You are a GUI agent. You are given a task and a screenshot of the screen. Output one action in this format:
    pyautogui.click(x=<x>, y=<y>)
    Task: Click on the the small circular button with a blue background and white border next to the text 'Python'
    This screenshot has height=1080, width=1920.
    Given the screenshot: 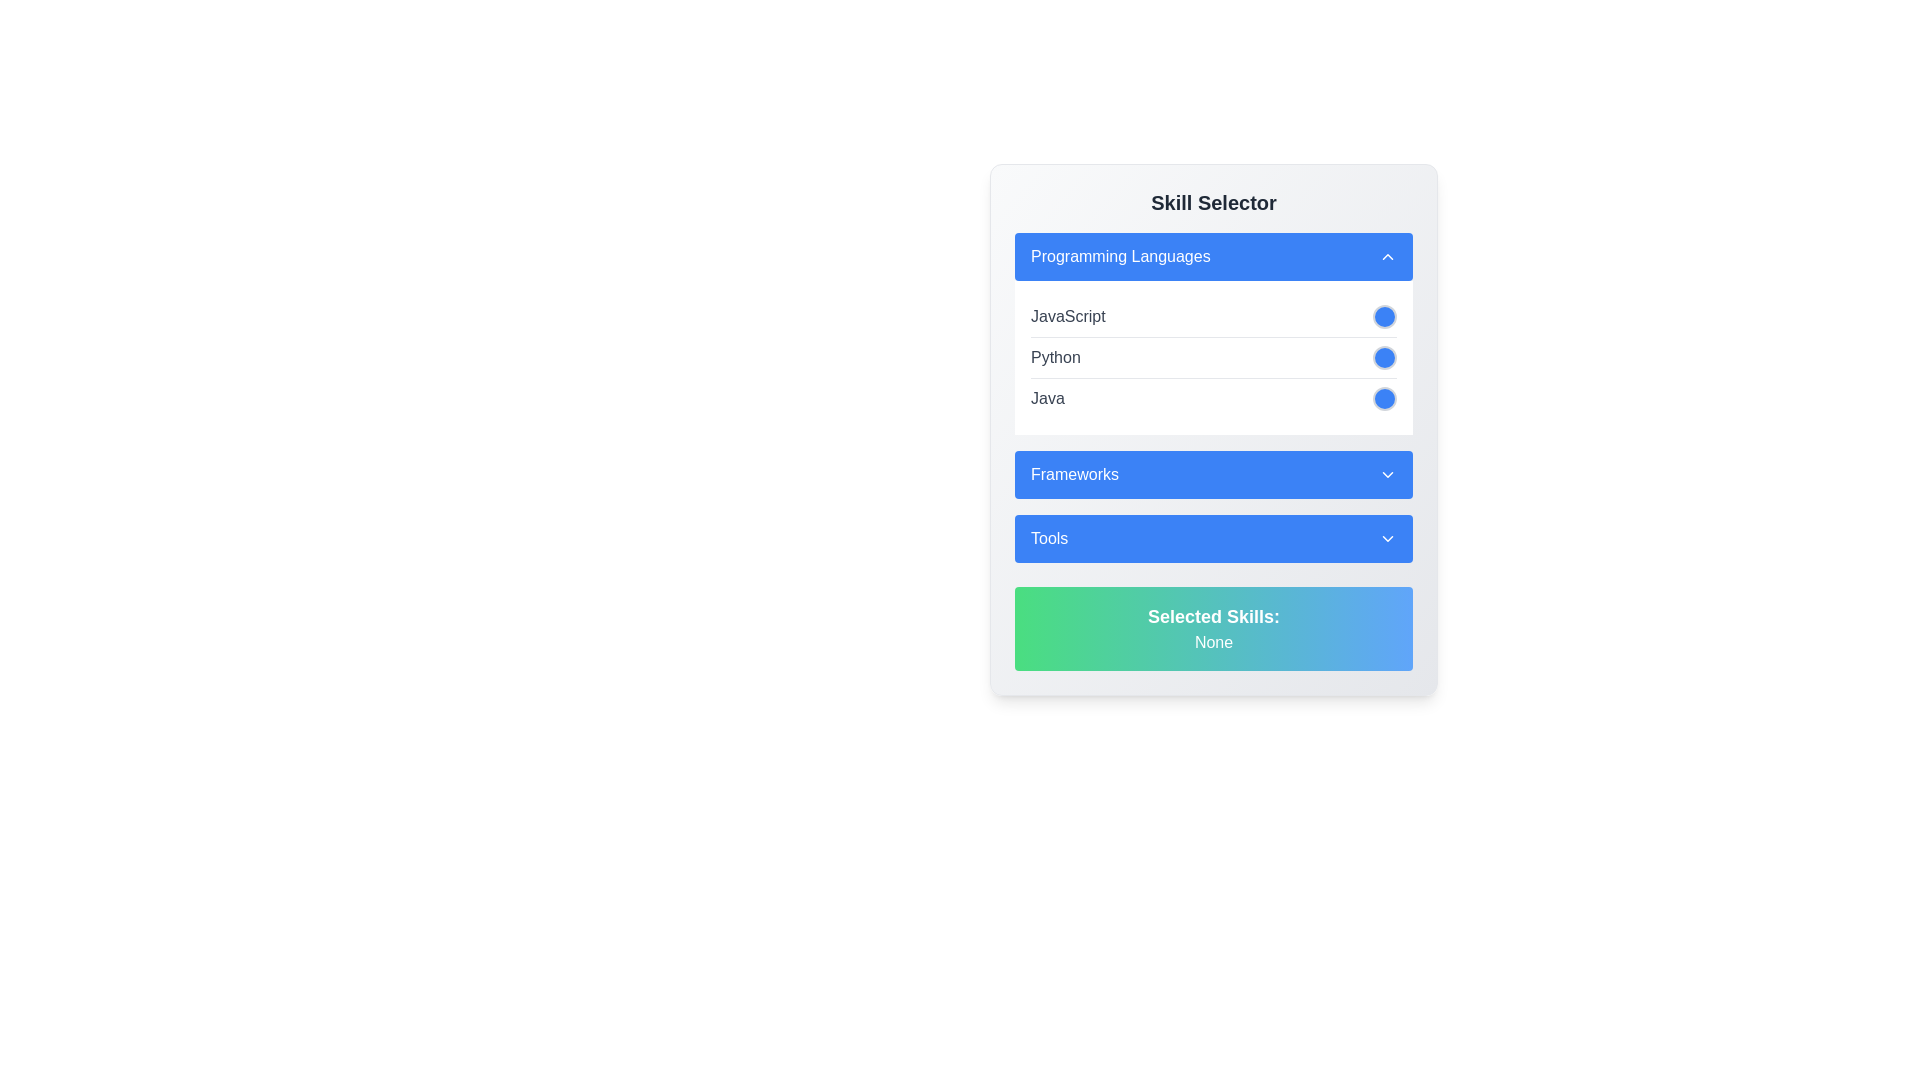 What is the action you would take?
    pyautogui.click(x=1384, y=357)
    